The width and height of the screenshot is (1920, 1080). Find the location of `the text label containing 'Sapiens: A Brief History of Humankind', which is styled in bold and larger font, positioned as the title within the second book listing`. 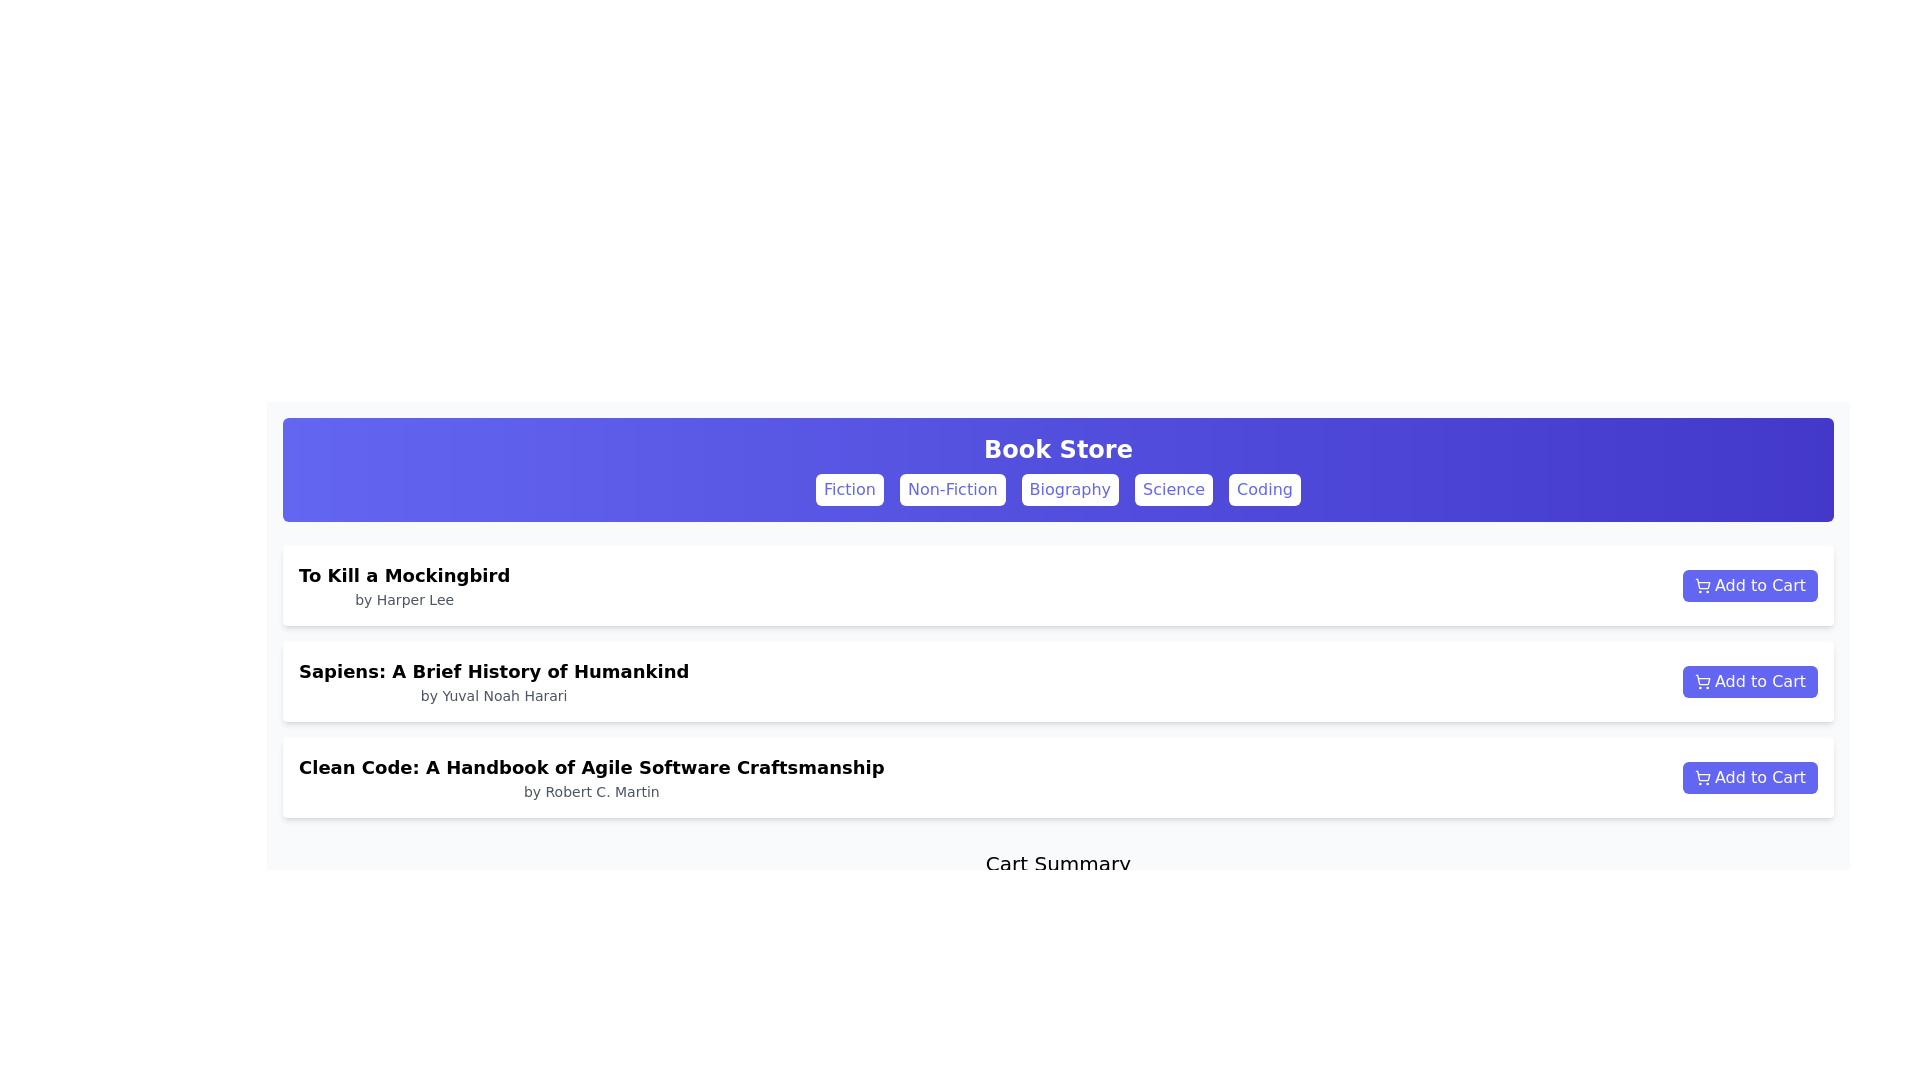

the text label containing 'Sapiens: A Brief History of Humankind', which is styled in bold and larger font, positioned as the title within the second book listing is located at coordinates (494, 671).